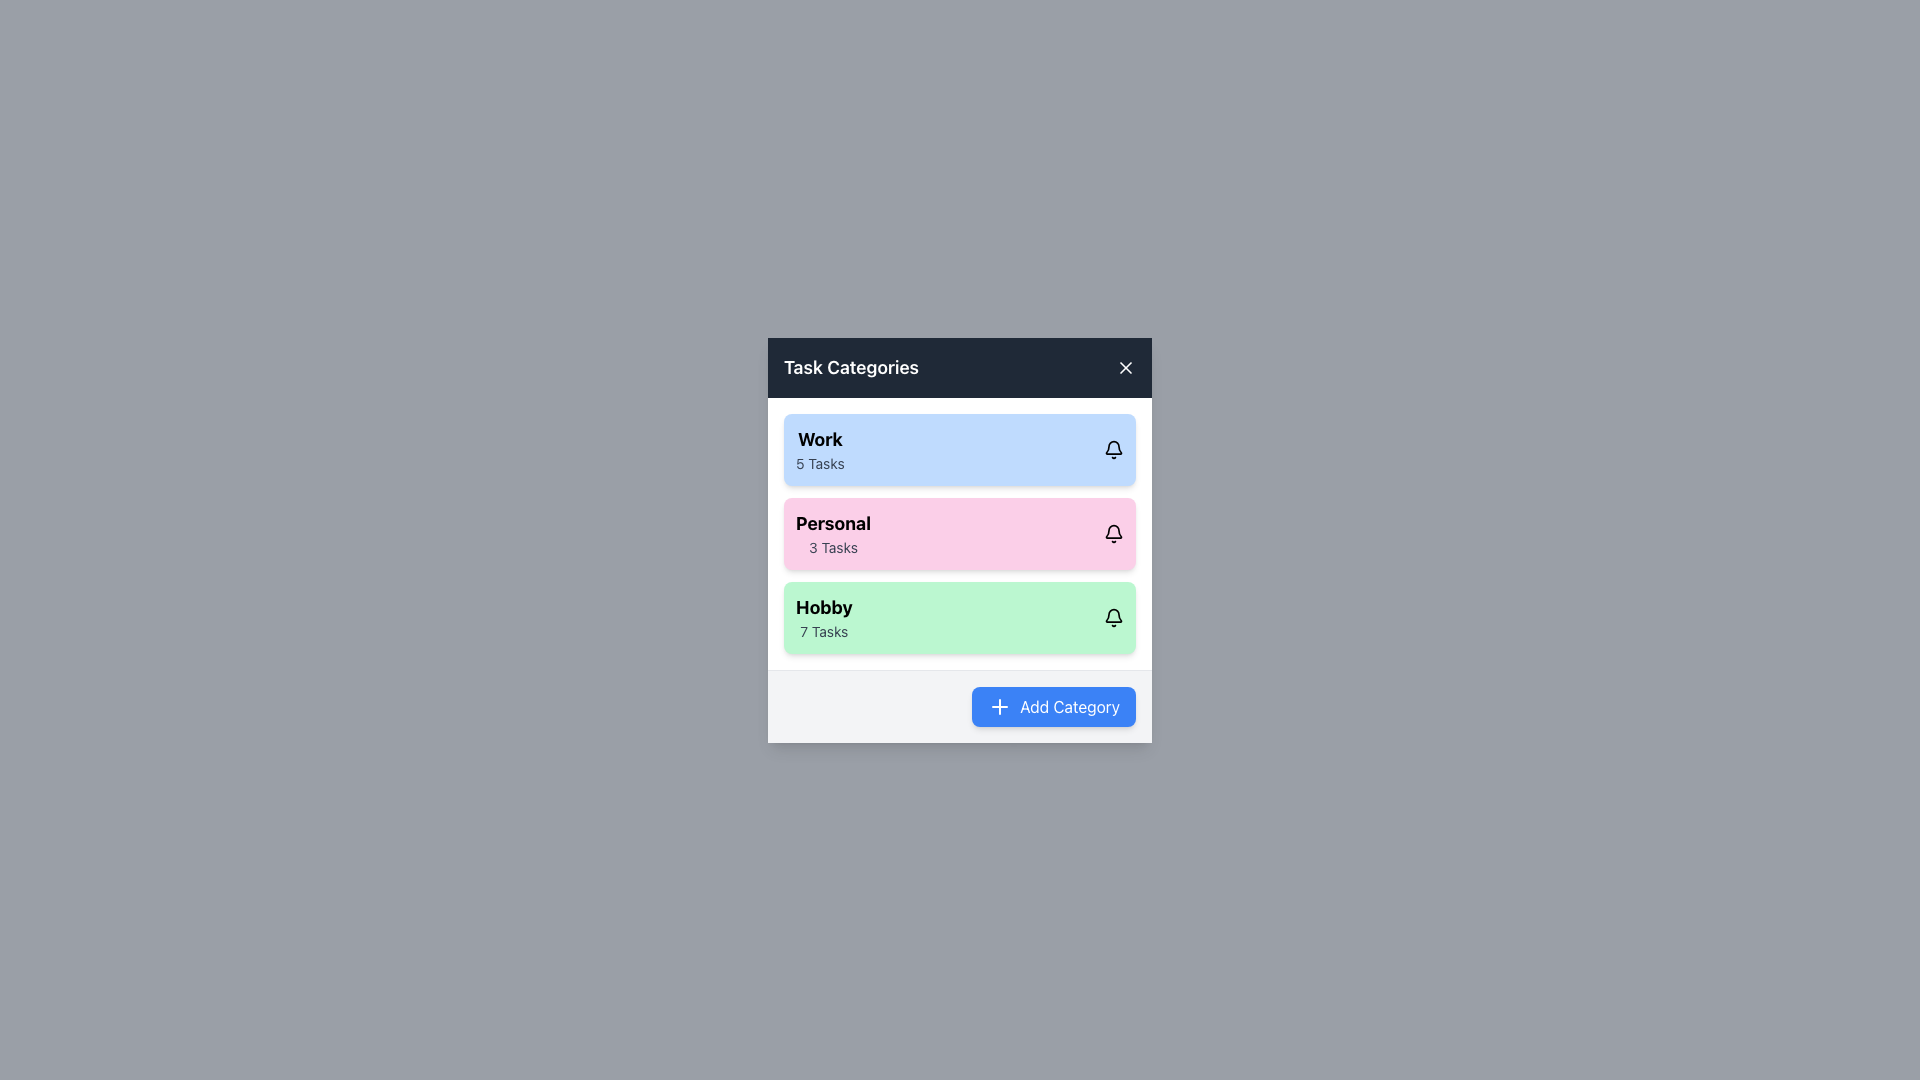 The image size is (1920, 1080). What do you see at coordinates (820, 438) in the screenshot?
I see `the bold text label reading 'Work' which is located in the top-left portion of the blue rectangular section, directly above the subtext '5 Tasks'` at bounding box center [820, 438].